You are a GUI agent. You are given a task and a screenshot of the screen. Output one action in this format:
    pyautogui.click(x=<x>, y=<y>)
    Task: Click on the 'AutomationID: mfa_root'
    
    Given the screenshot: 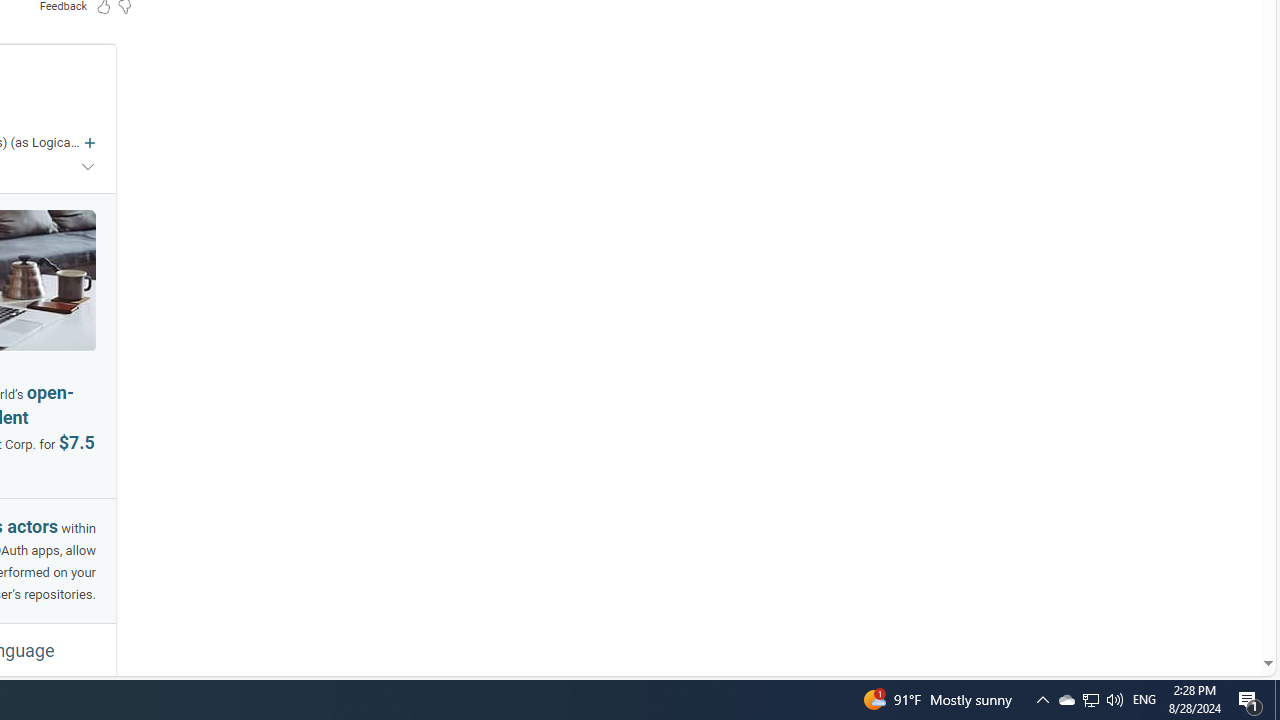 What is the action you would take?
    pyautogui.click(x=1192, y=602)
    